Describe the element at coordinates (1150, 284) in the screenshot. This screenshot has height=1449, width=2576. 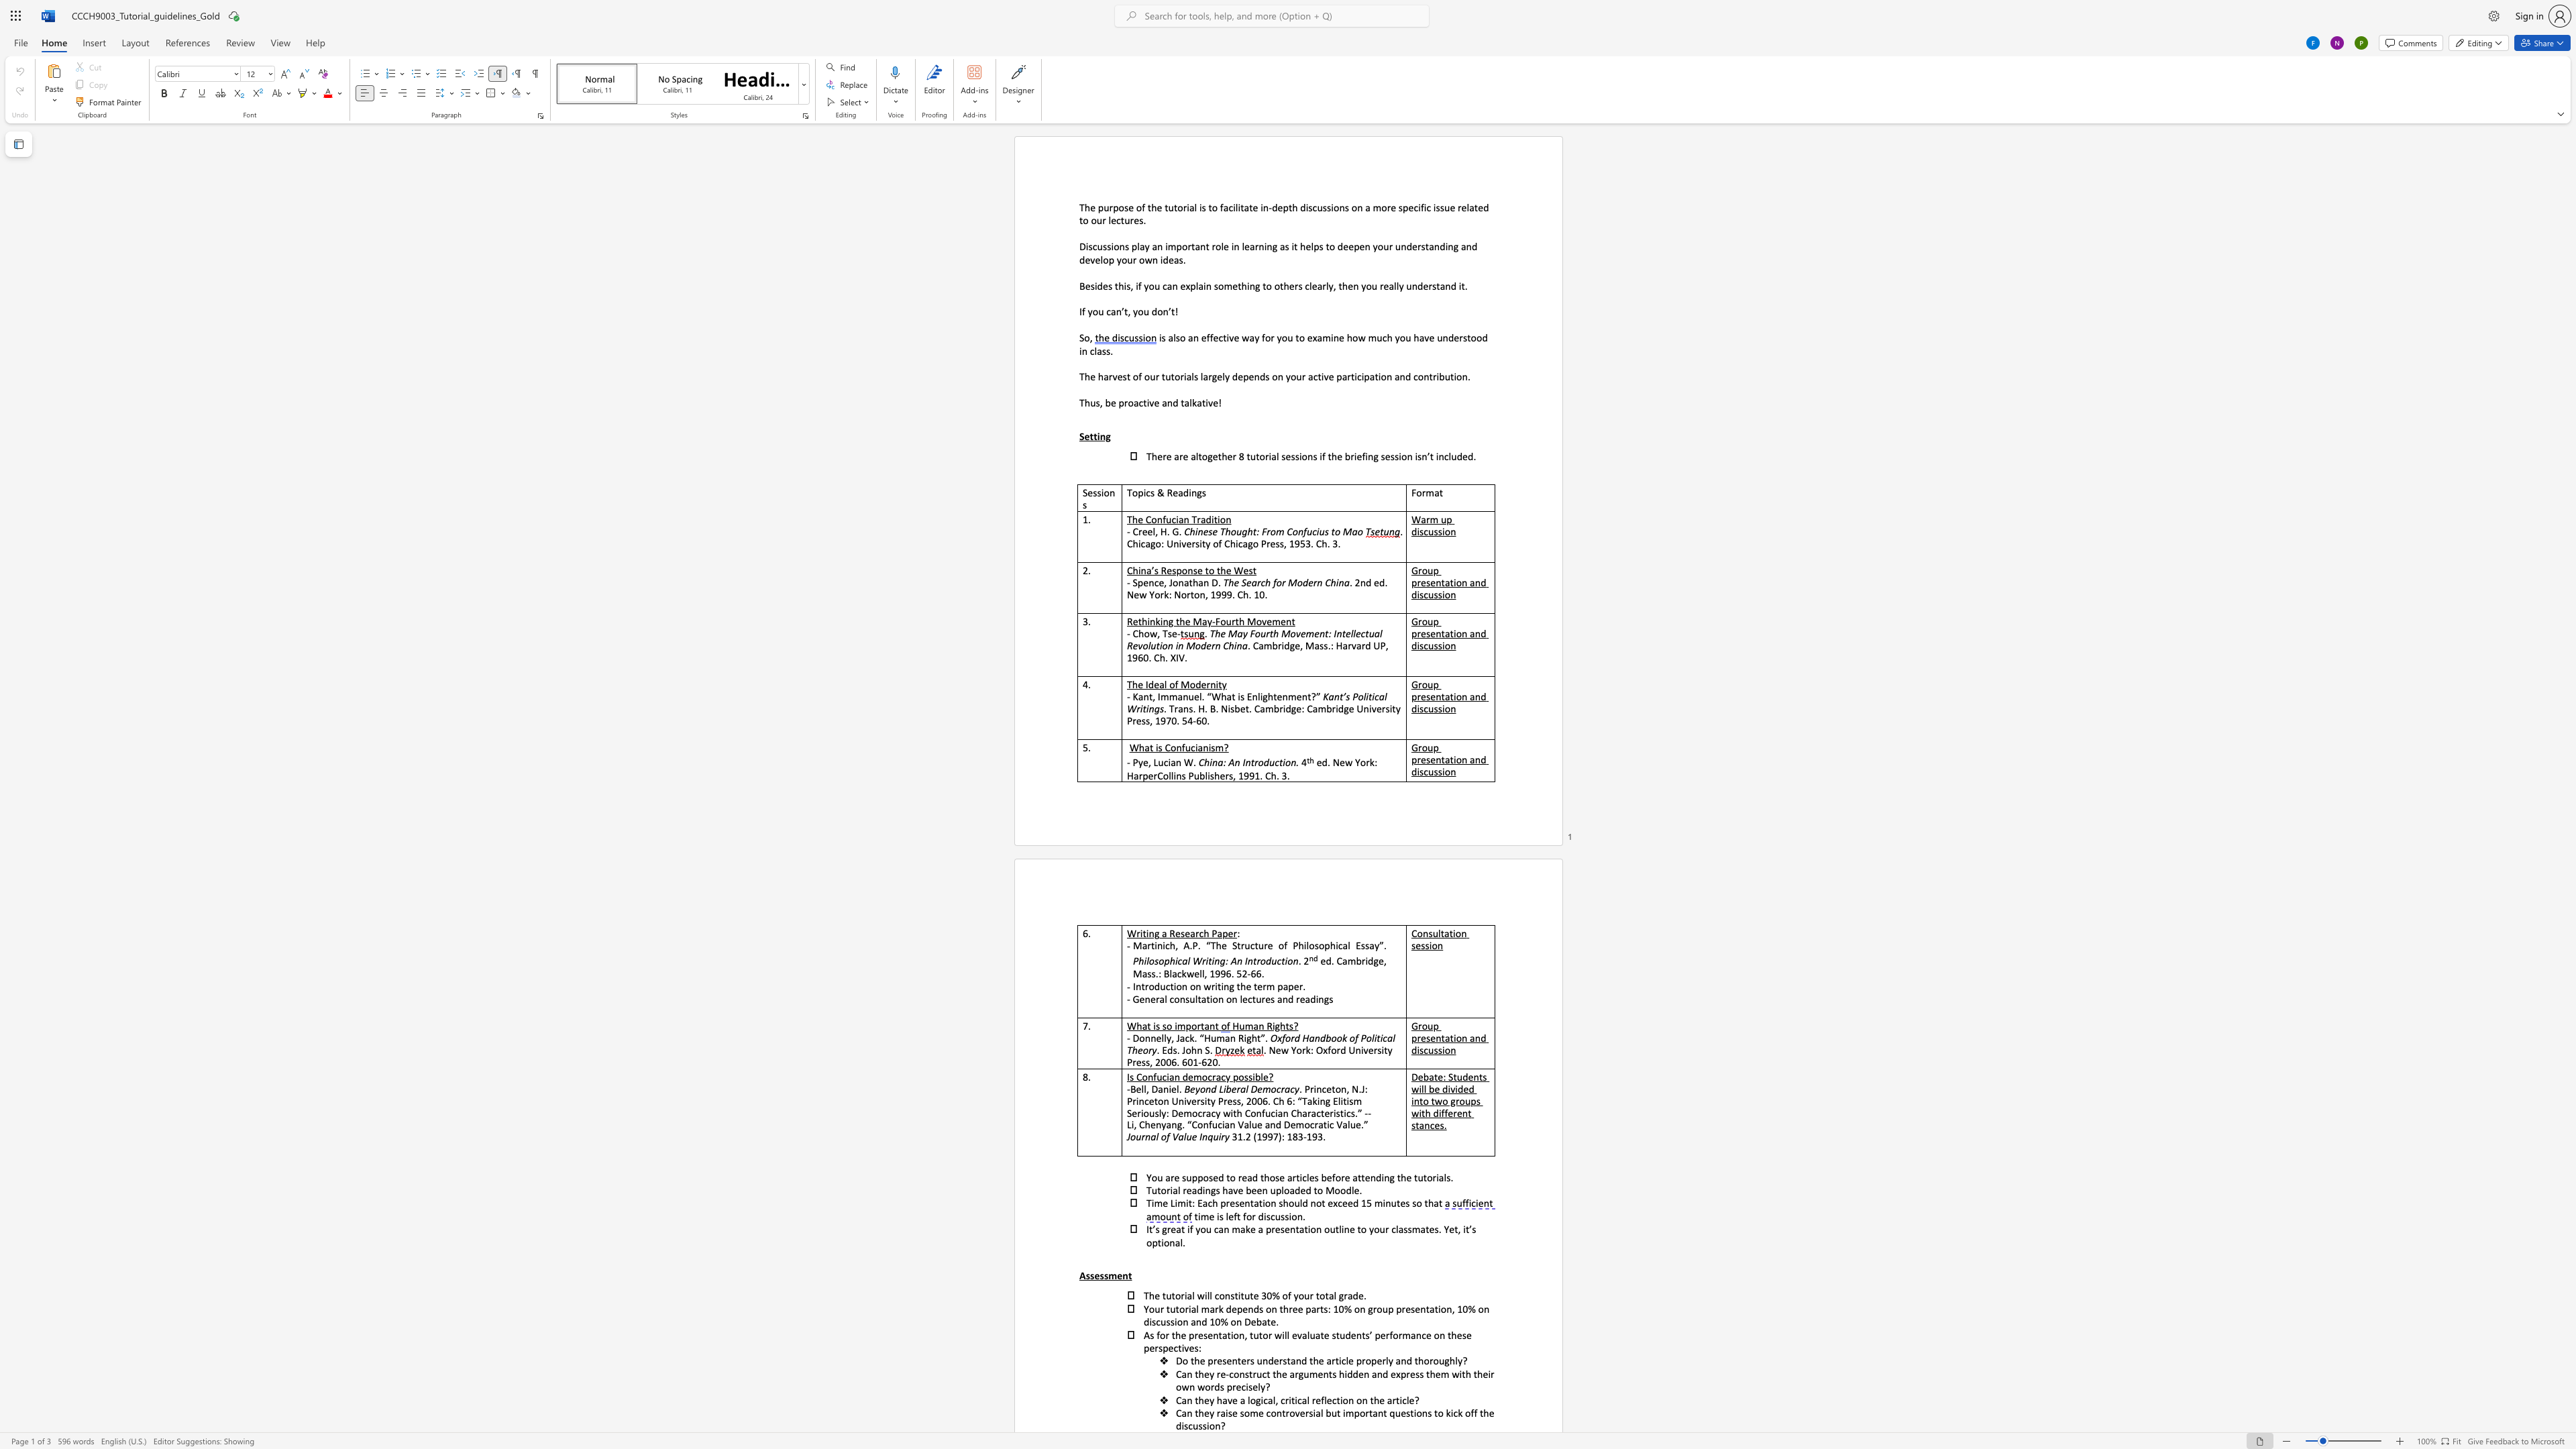
I see `the 1th character "o" in the text` at that location.